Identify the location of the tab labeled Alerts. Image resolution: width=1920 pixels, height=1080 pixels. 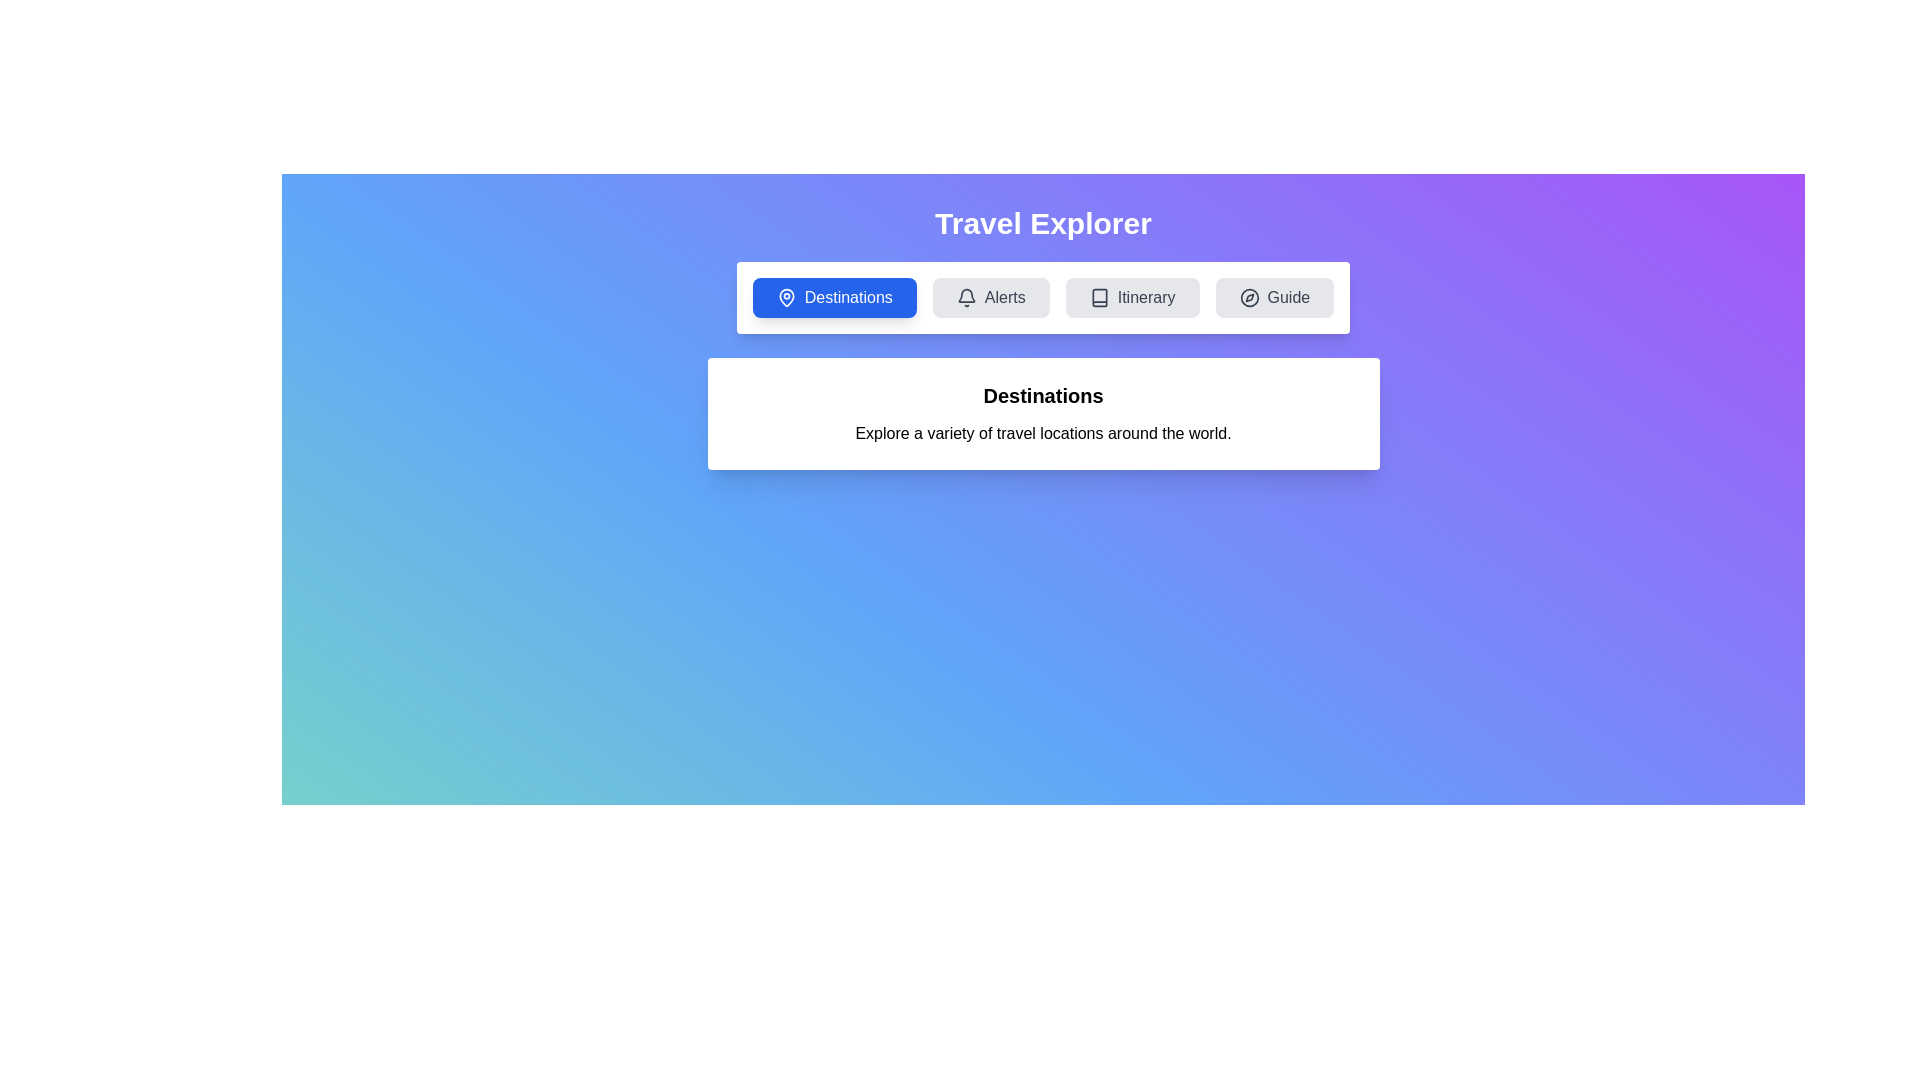
(991, 297).